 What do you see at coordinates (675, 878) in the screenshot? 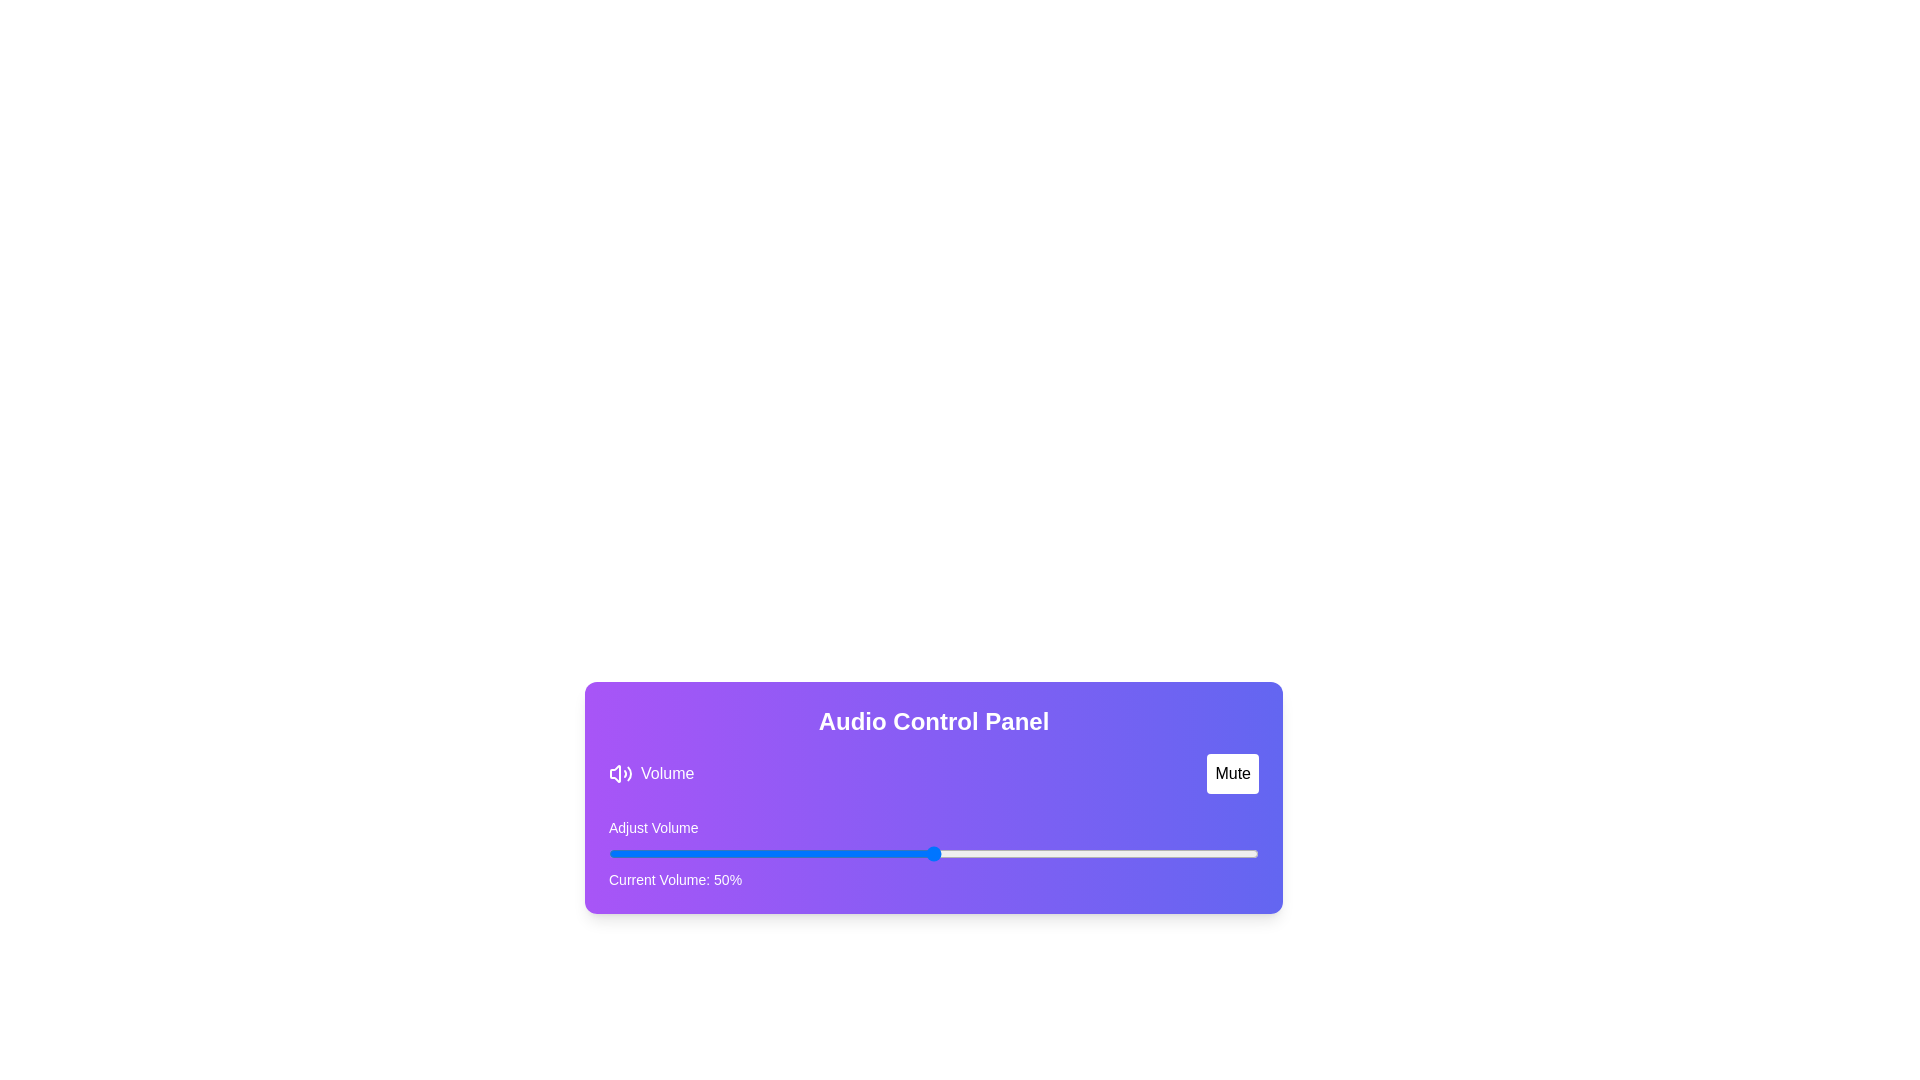
I see `the static informational Text Label displaying the current volume percentage (50%) located towards the bottom-left of the audio control section` at bounding box center [675, 878].